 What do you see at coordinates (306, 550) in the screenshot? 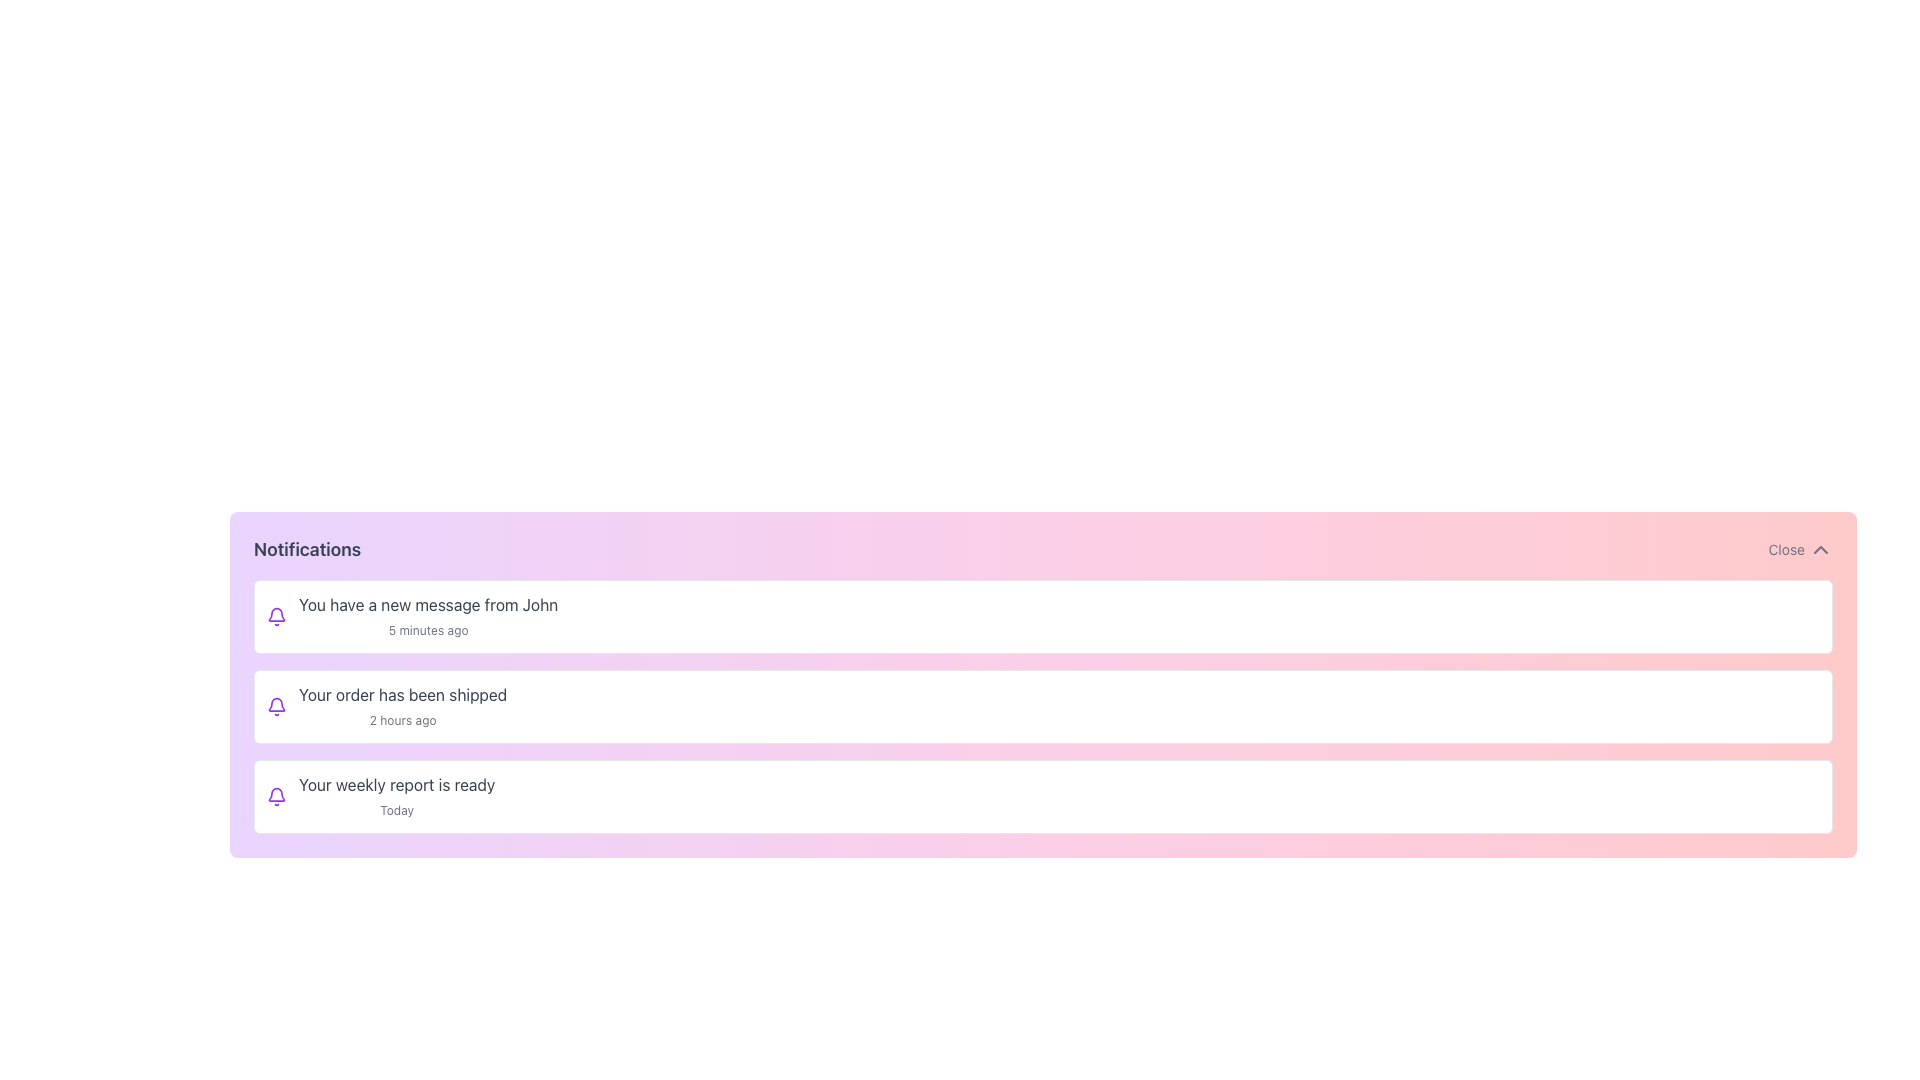
I see `the 'Notifications' text label, which is bold and gray, positioned at the top-left corner of the notification card` at bounding box center [306, 550].